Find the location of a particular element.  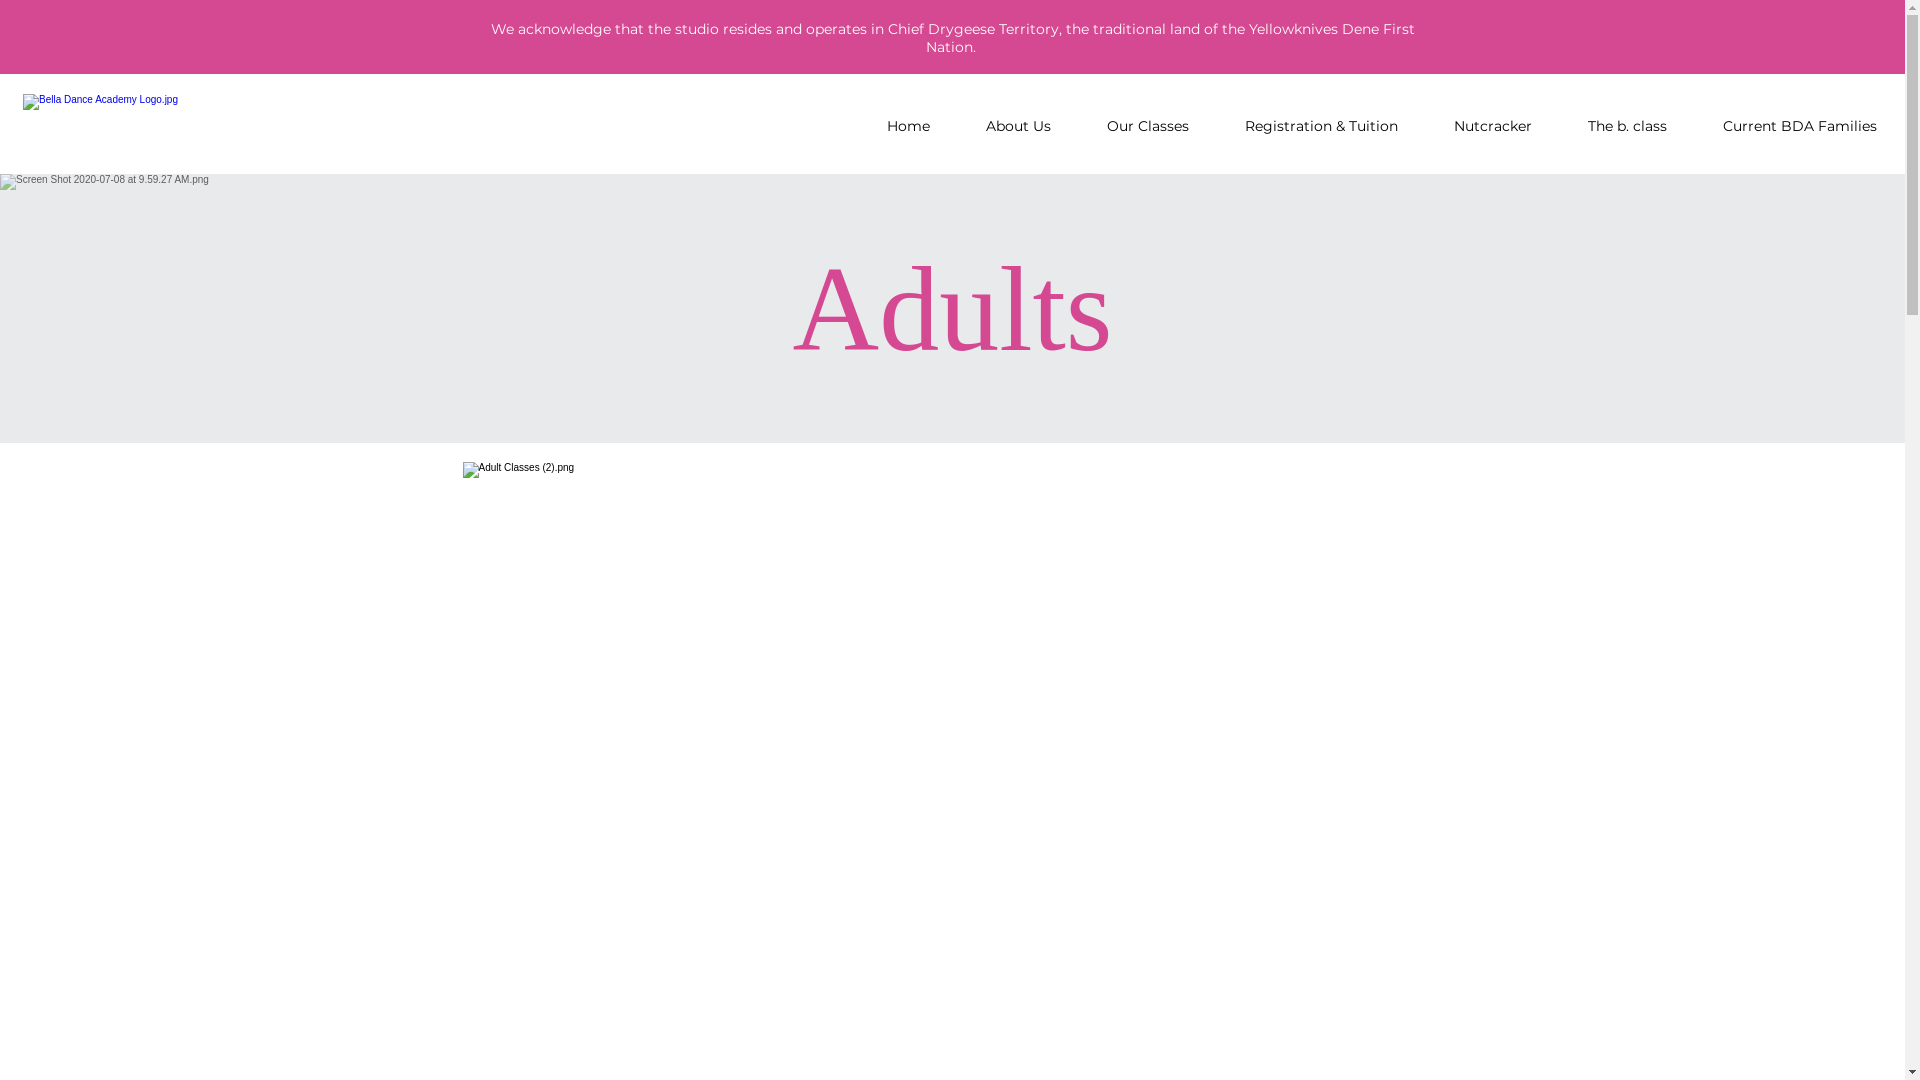

'Current BDA Families' is located at coordinates (1799, 126).